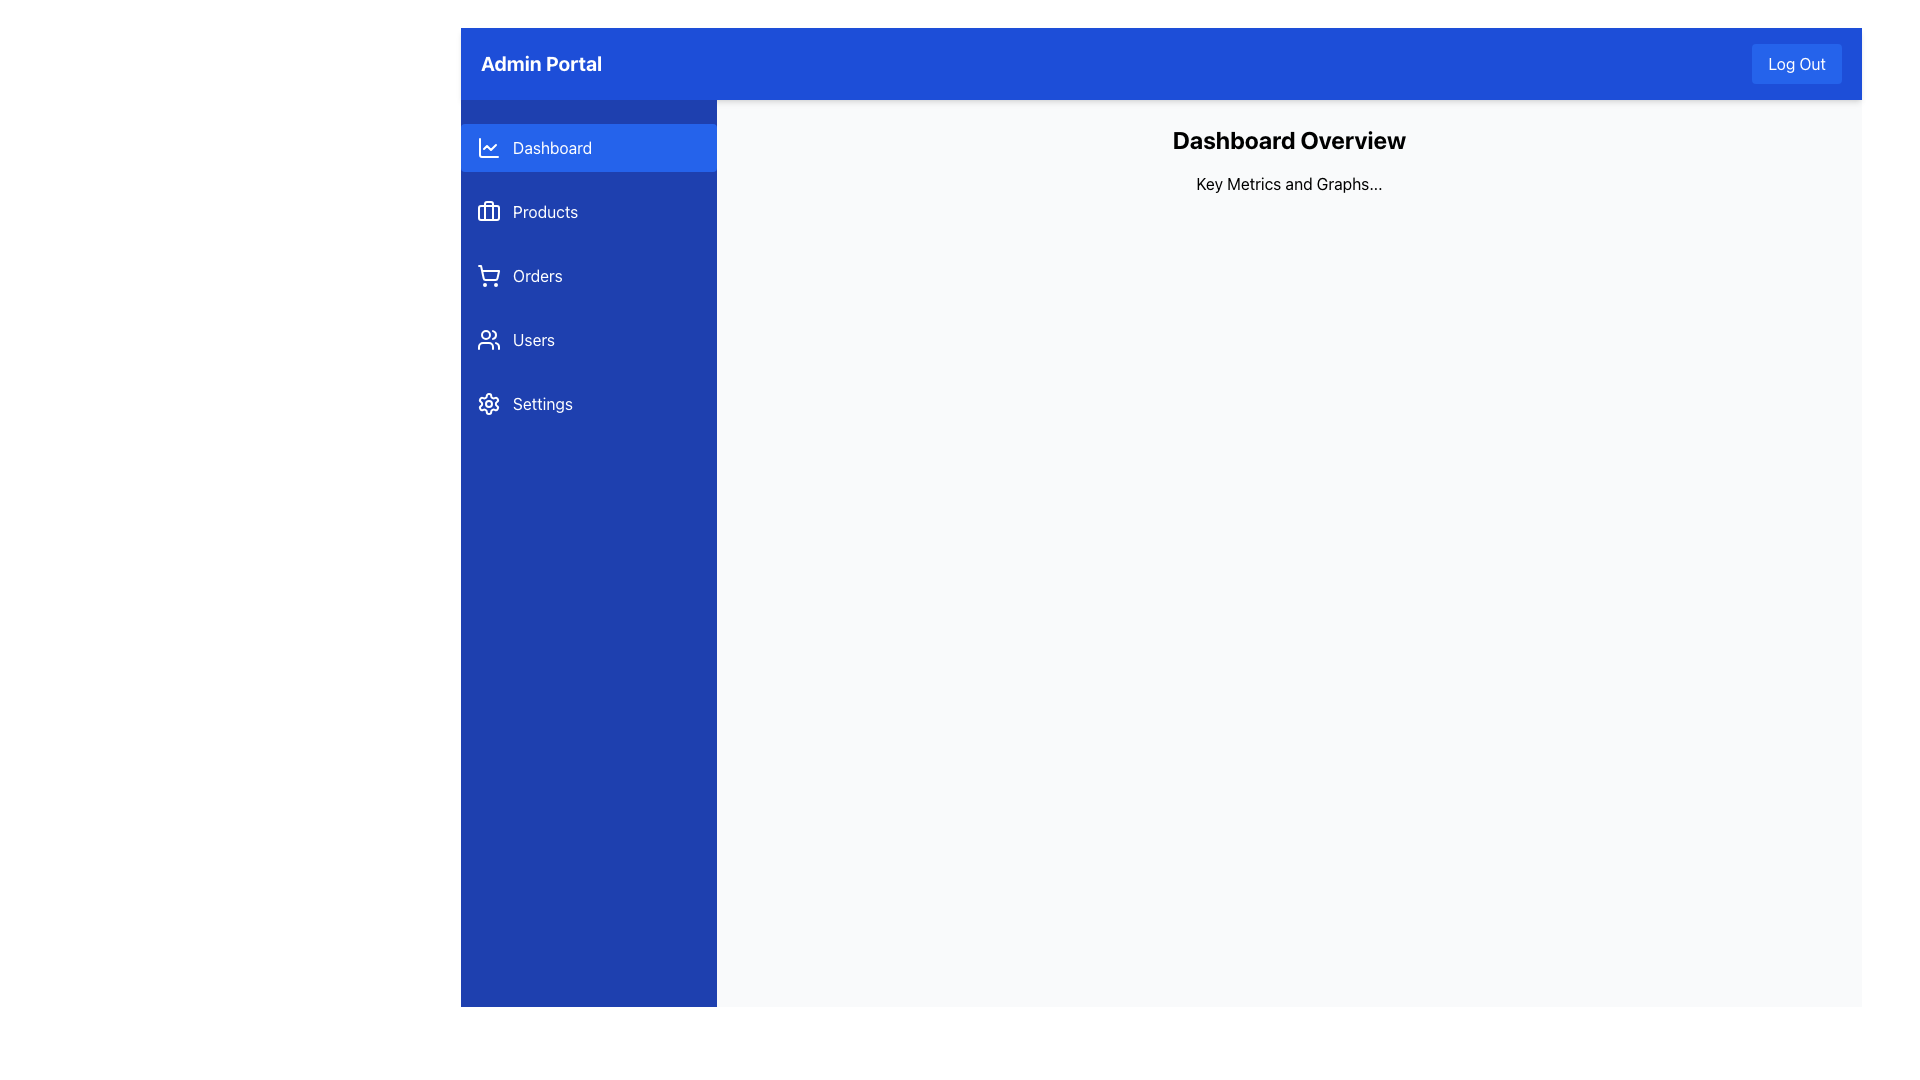  What do you see at coordinates (489, 276) in the screenshot?
I see `the 'Orders' icon in the sidebar navigation menu, which is visually associated with order management, located below the 'Products' item` at bounding box center [489, 276].